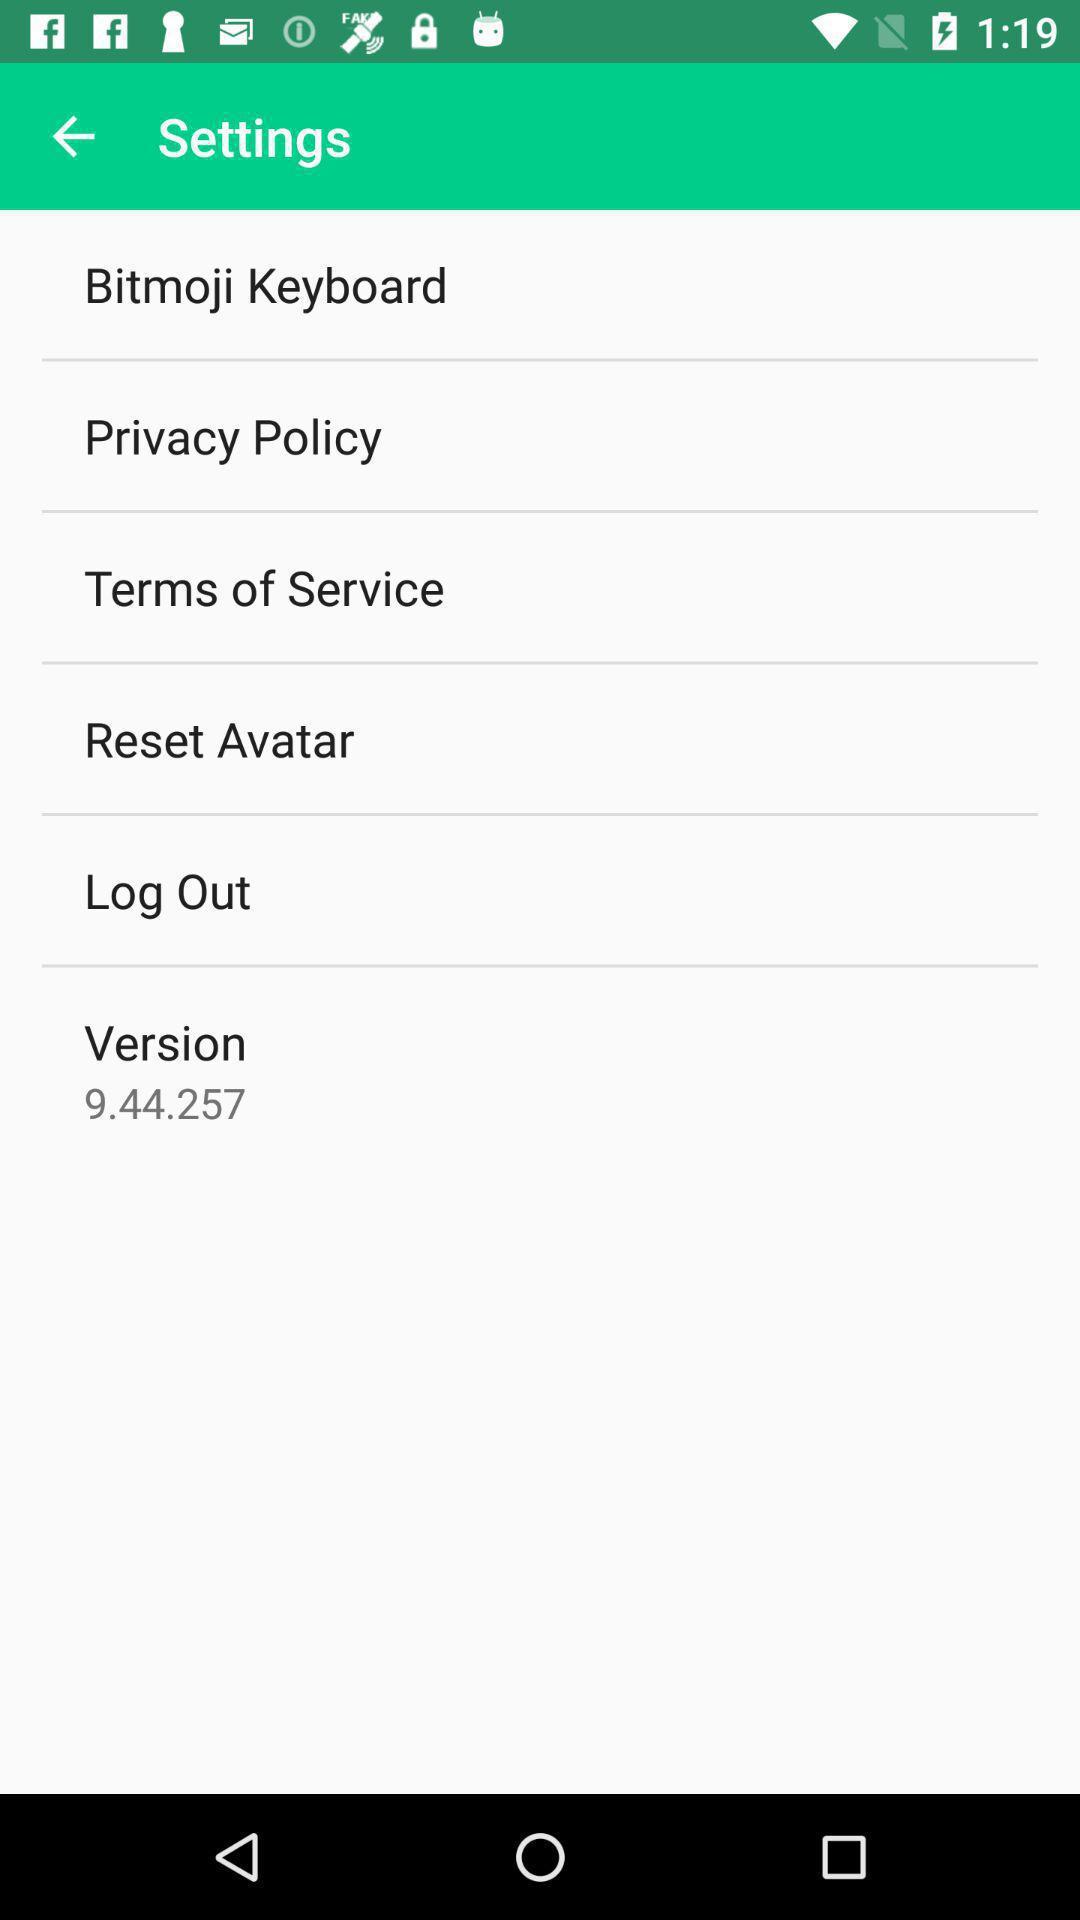  I want to click on the item above 9.44.257 item, so click(164, 1040).